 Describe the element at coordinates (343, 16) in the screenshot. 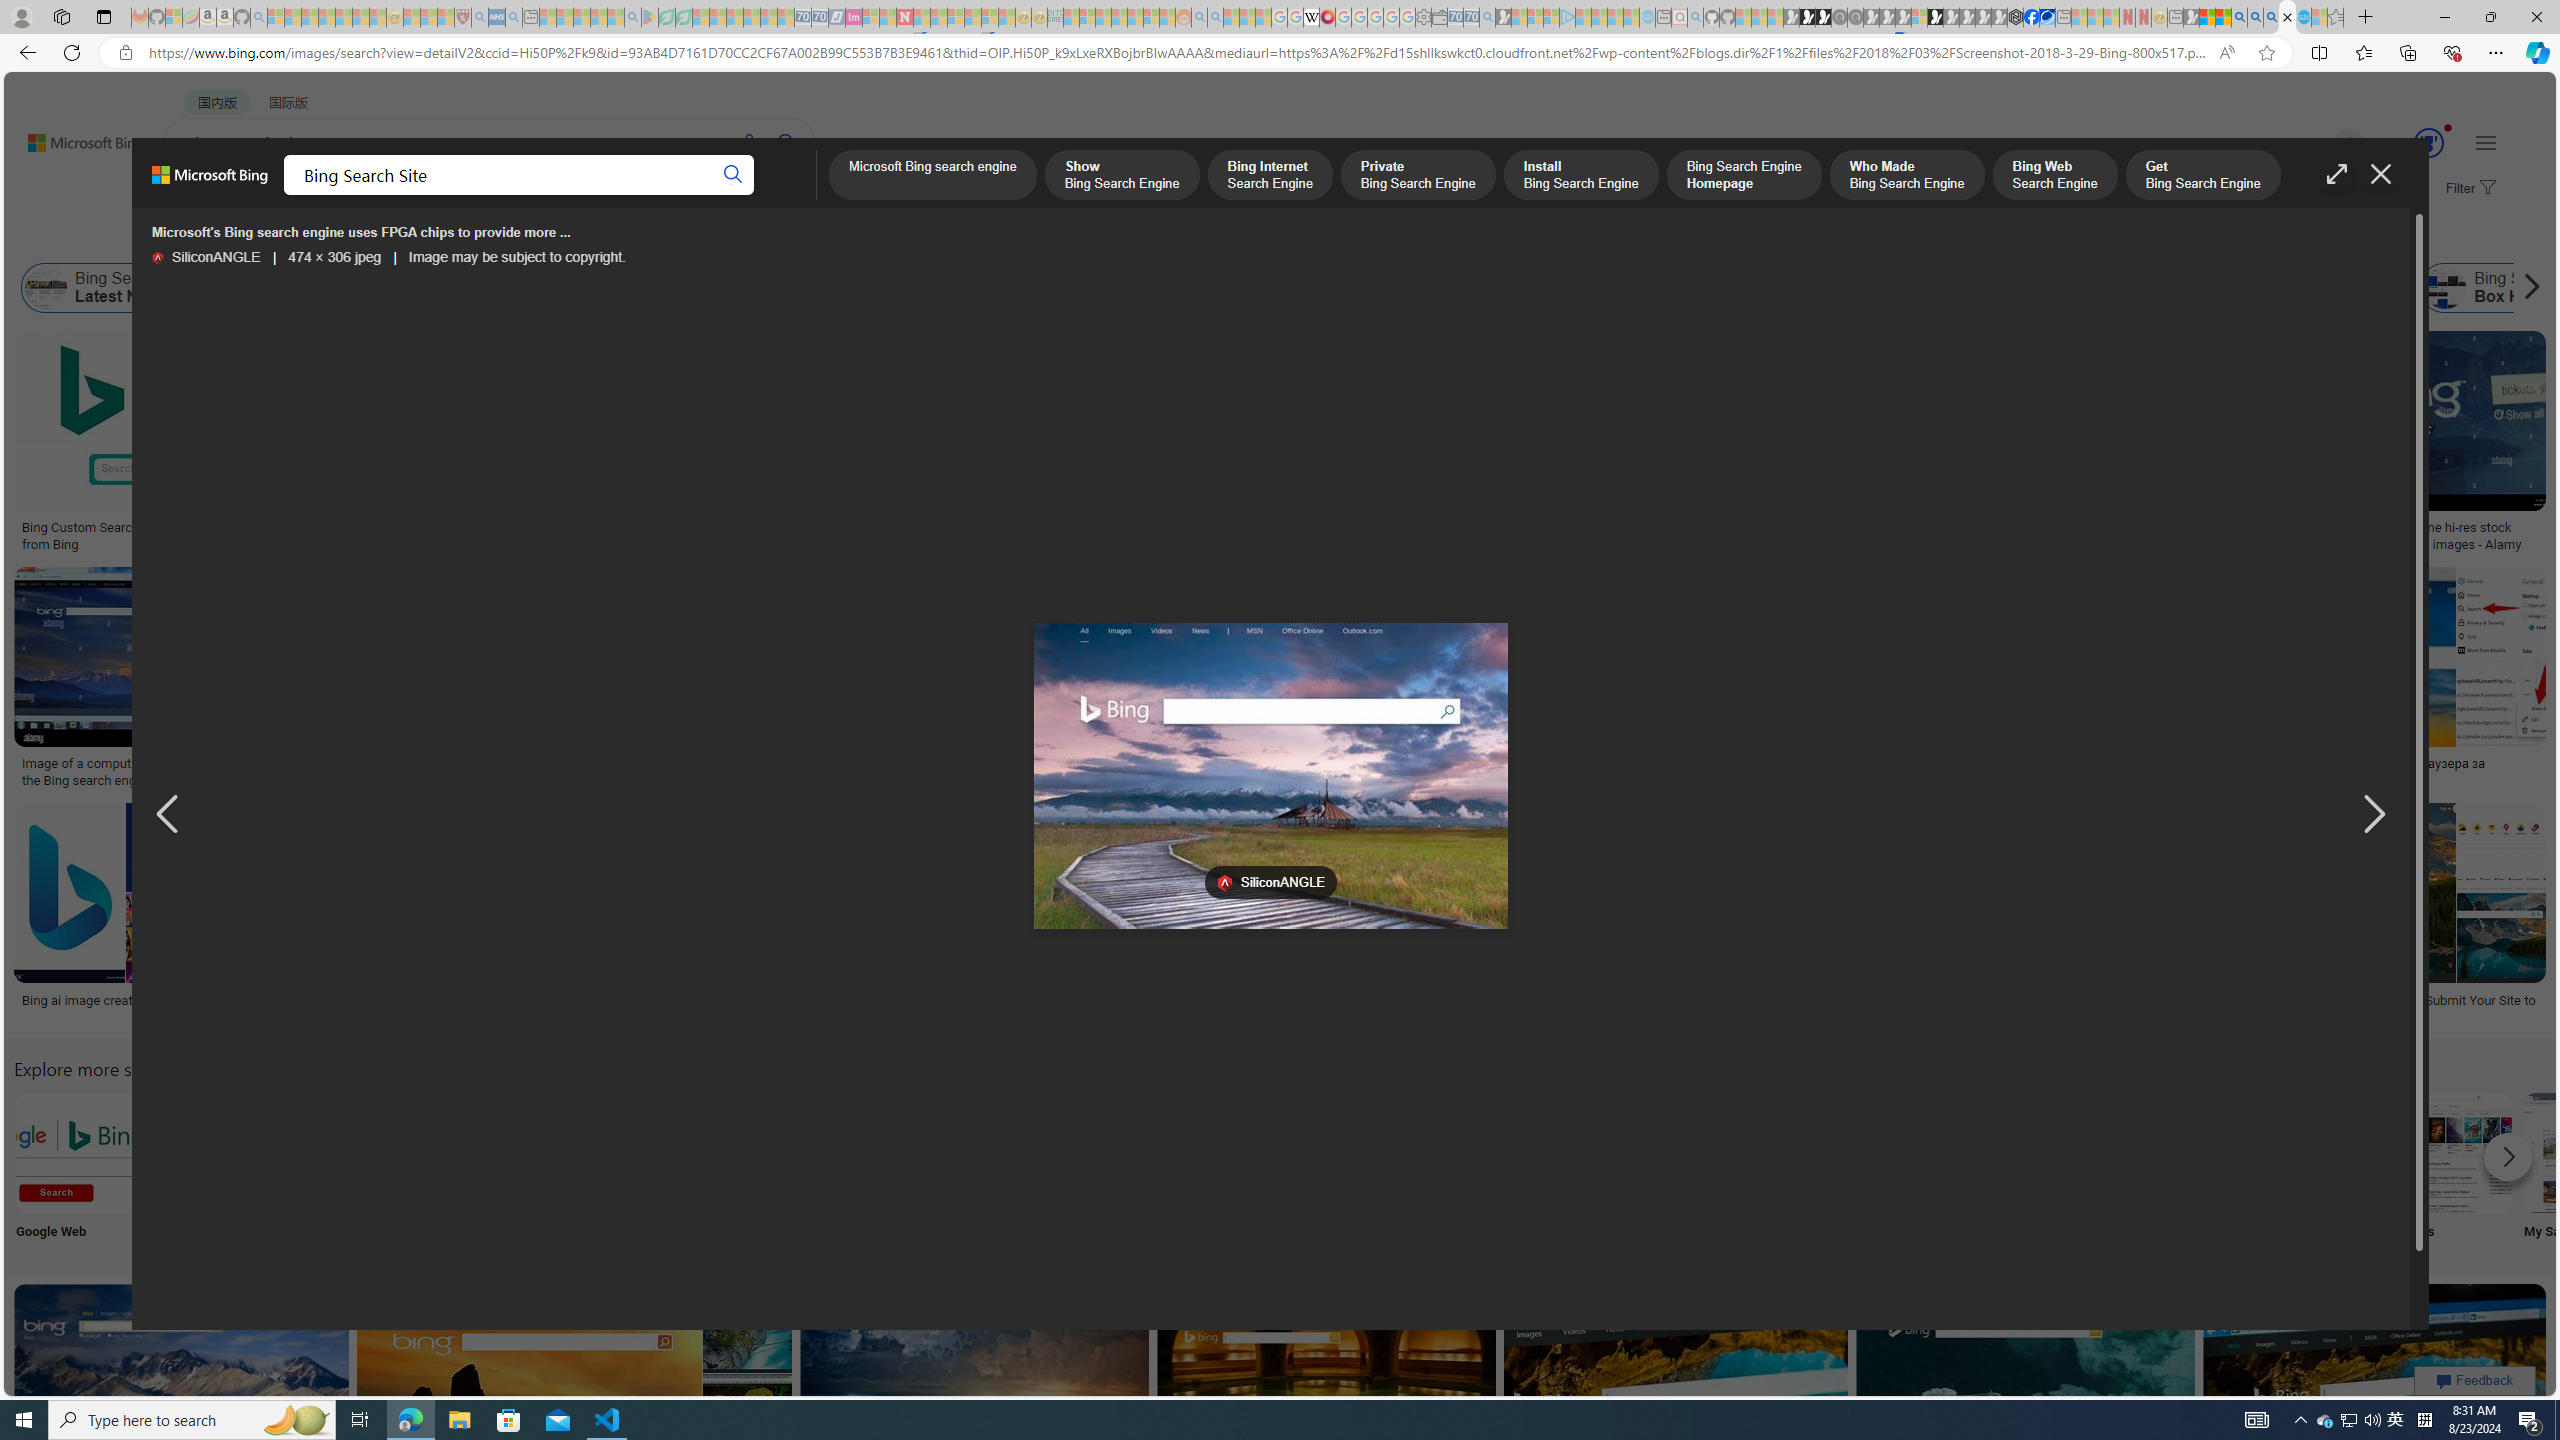

I see `'New Report Confirms 2023 Was Record Hot | Watch - Sleeping'` at that location.